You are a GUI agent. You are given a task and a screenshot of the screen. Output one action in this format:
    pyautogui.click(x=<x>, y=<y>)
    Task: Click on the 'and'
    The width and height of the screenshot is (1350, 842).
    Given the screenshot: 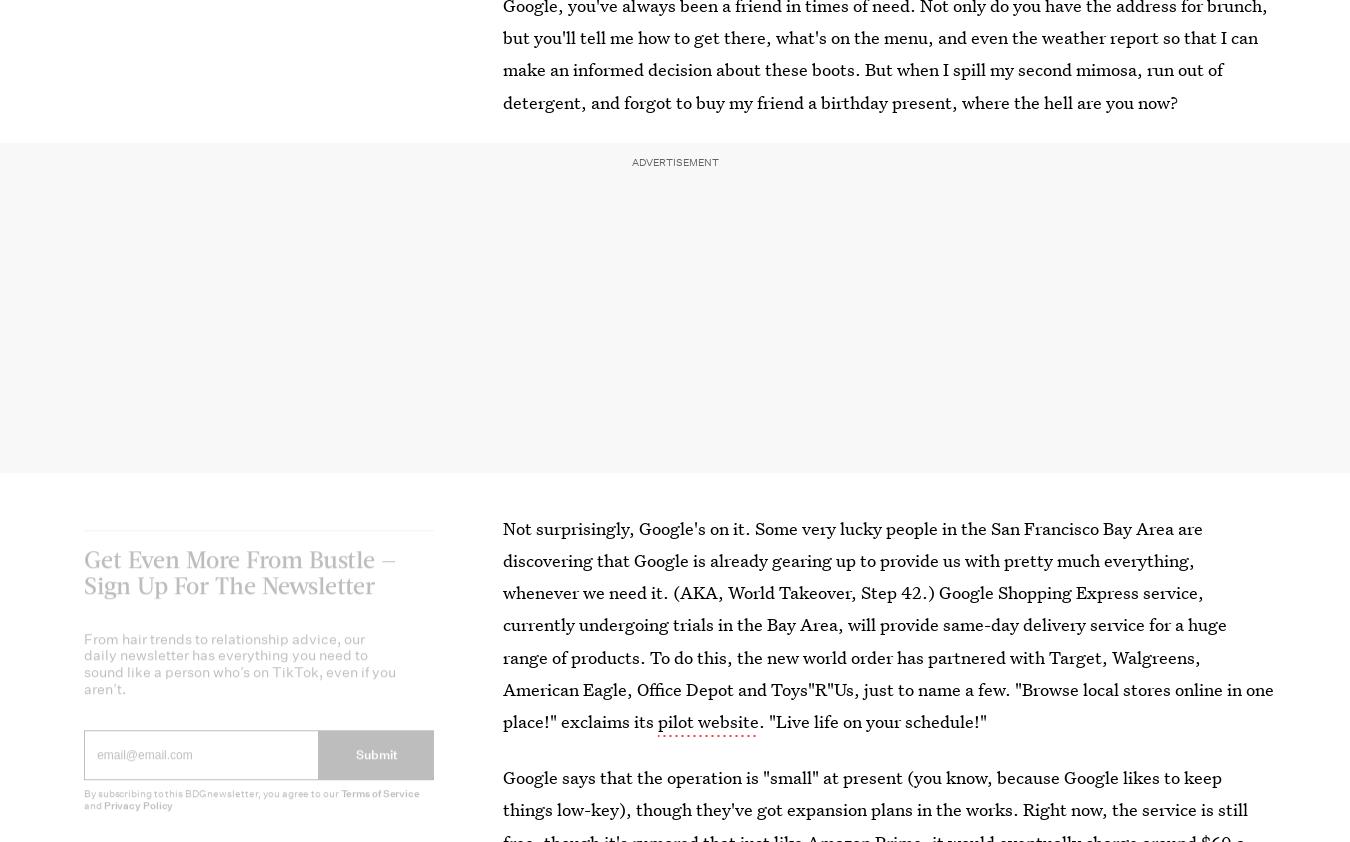 What is the action you would take?
    pyautogui.click(x=91, y=820)
    